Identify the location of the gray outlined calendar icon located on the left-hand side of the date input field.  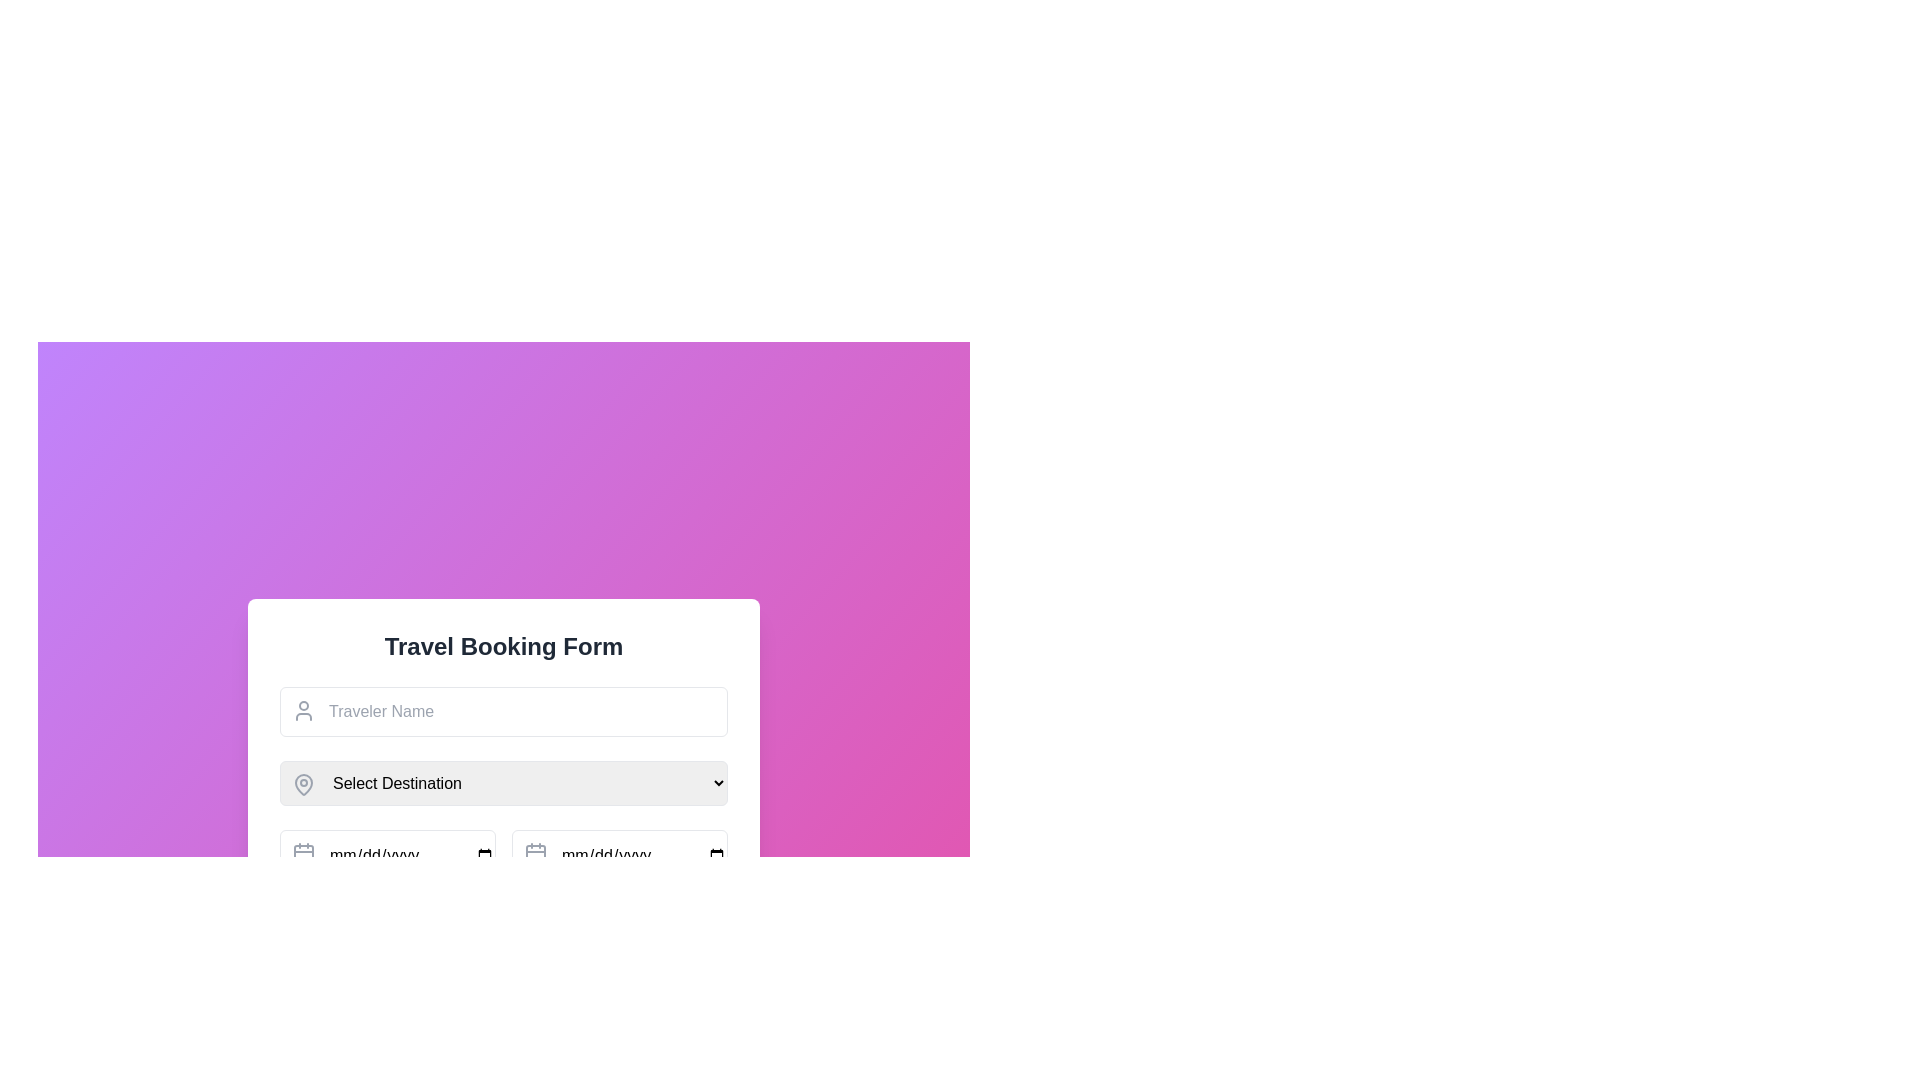
(302, 853).